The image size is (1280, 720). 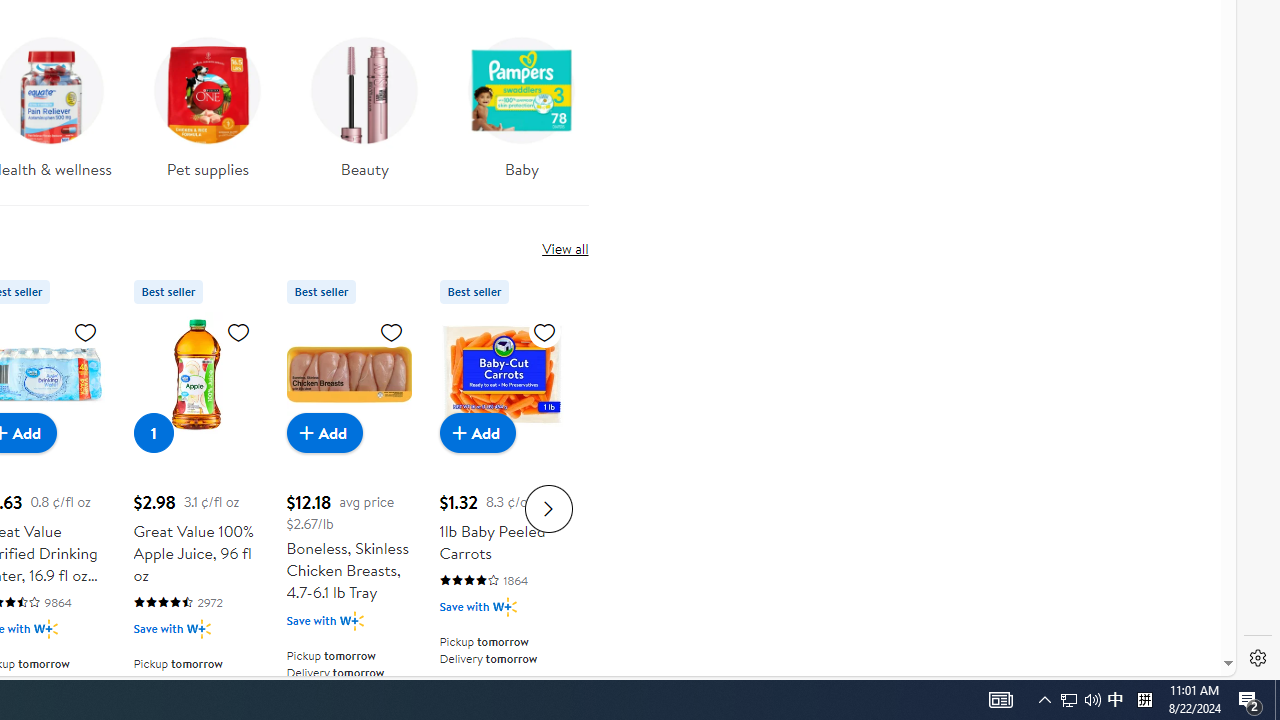 What do you see at coordinates (208, 101) in the screenshot?
I see `'Pet supplies'` at bounding box center [208, 101].